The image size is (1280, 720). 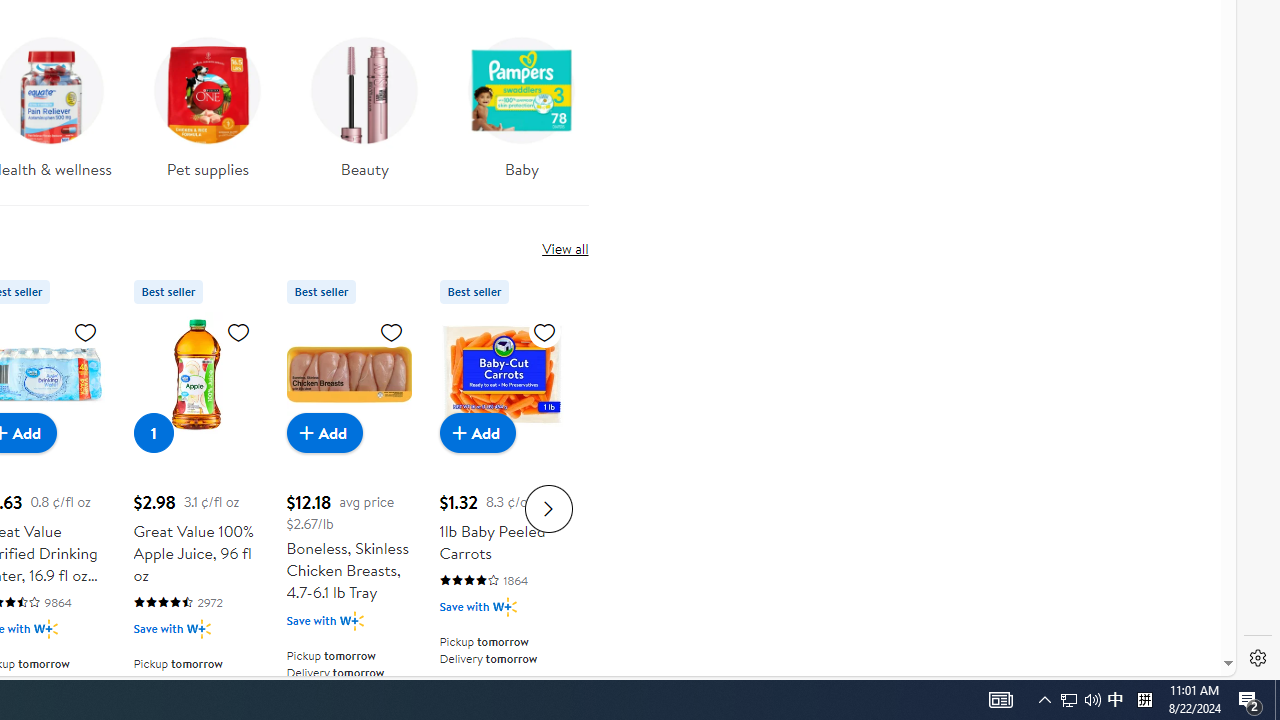 What do you see at coordinates (208, 101) in the screenshot?
I see `'Pet supplies'` at bounding box center [208, 101].